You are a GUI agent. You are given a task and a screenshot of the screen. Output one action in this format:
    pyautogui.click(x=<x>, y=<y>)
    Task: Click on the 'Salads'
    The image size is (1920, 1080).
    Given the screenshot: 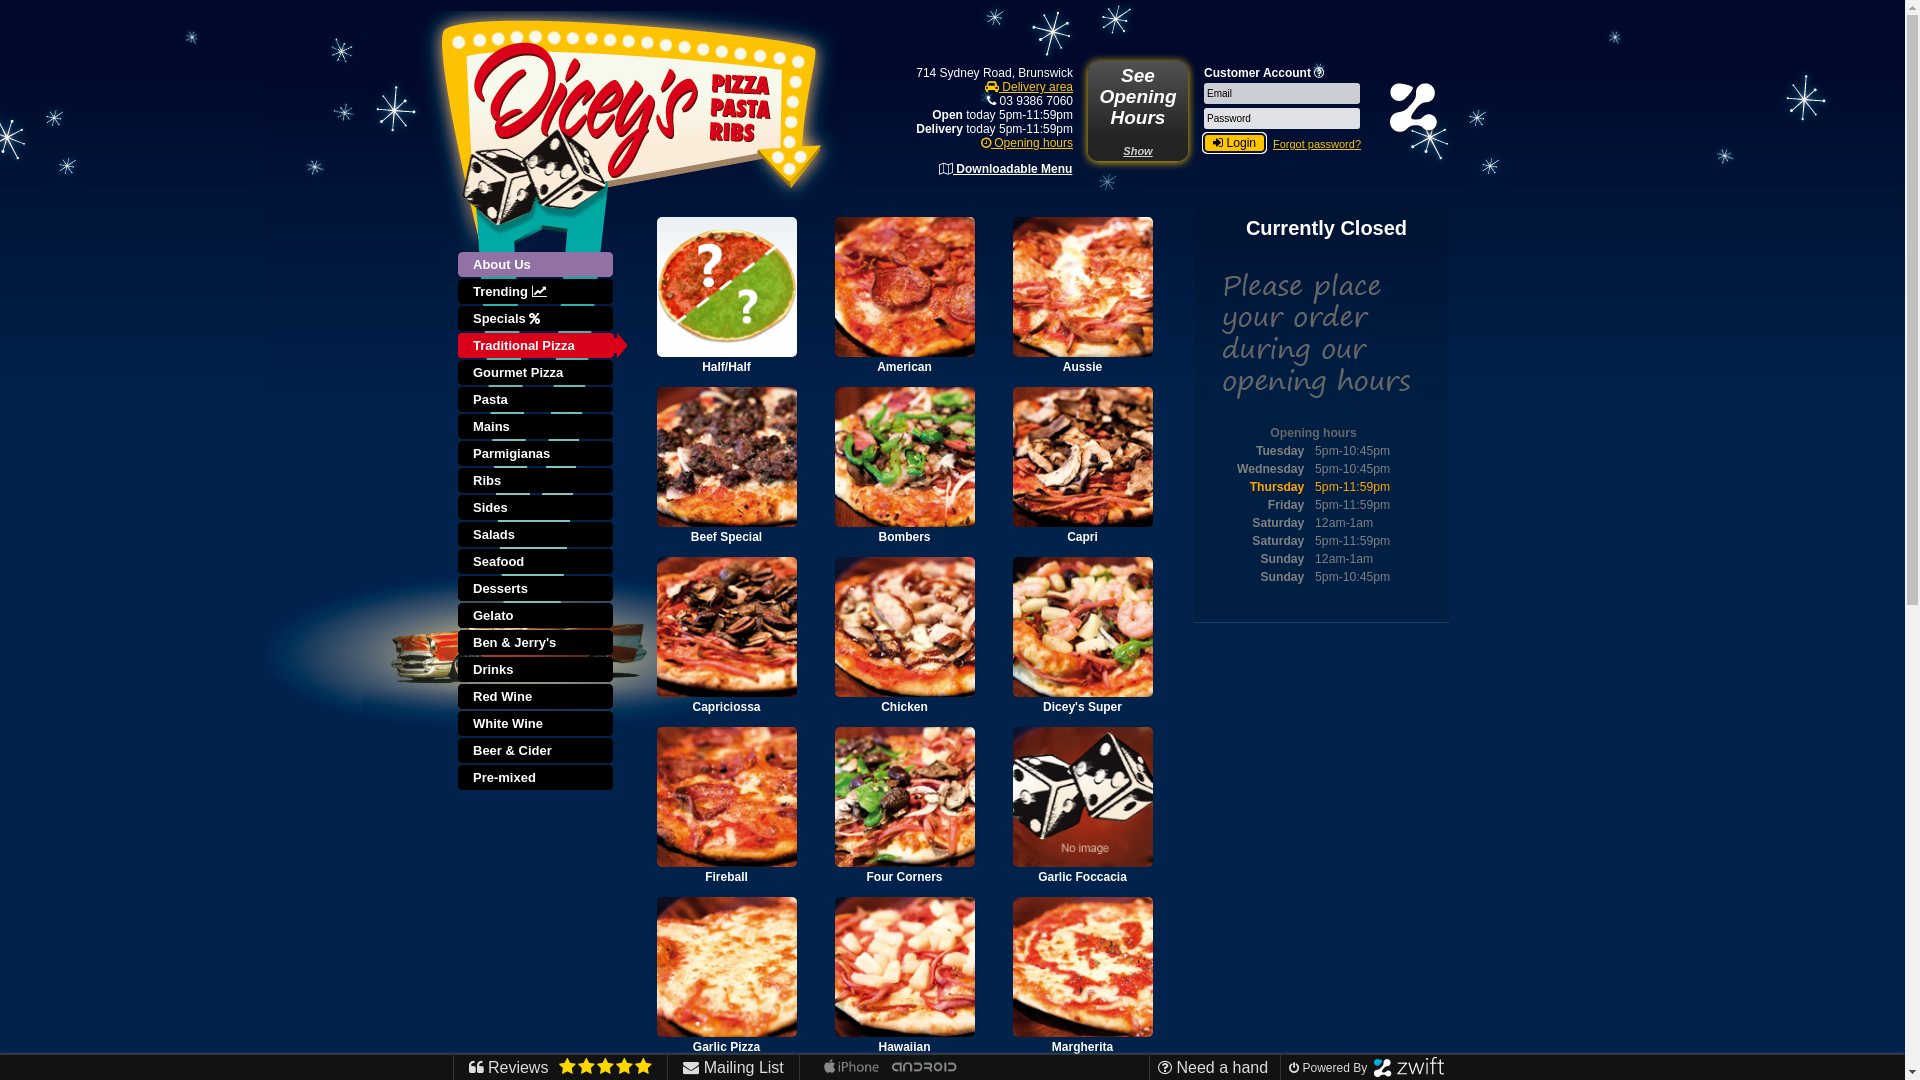 What is the action you would take?
    pyautogui.click(x=537, y=534)
    